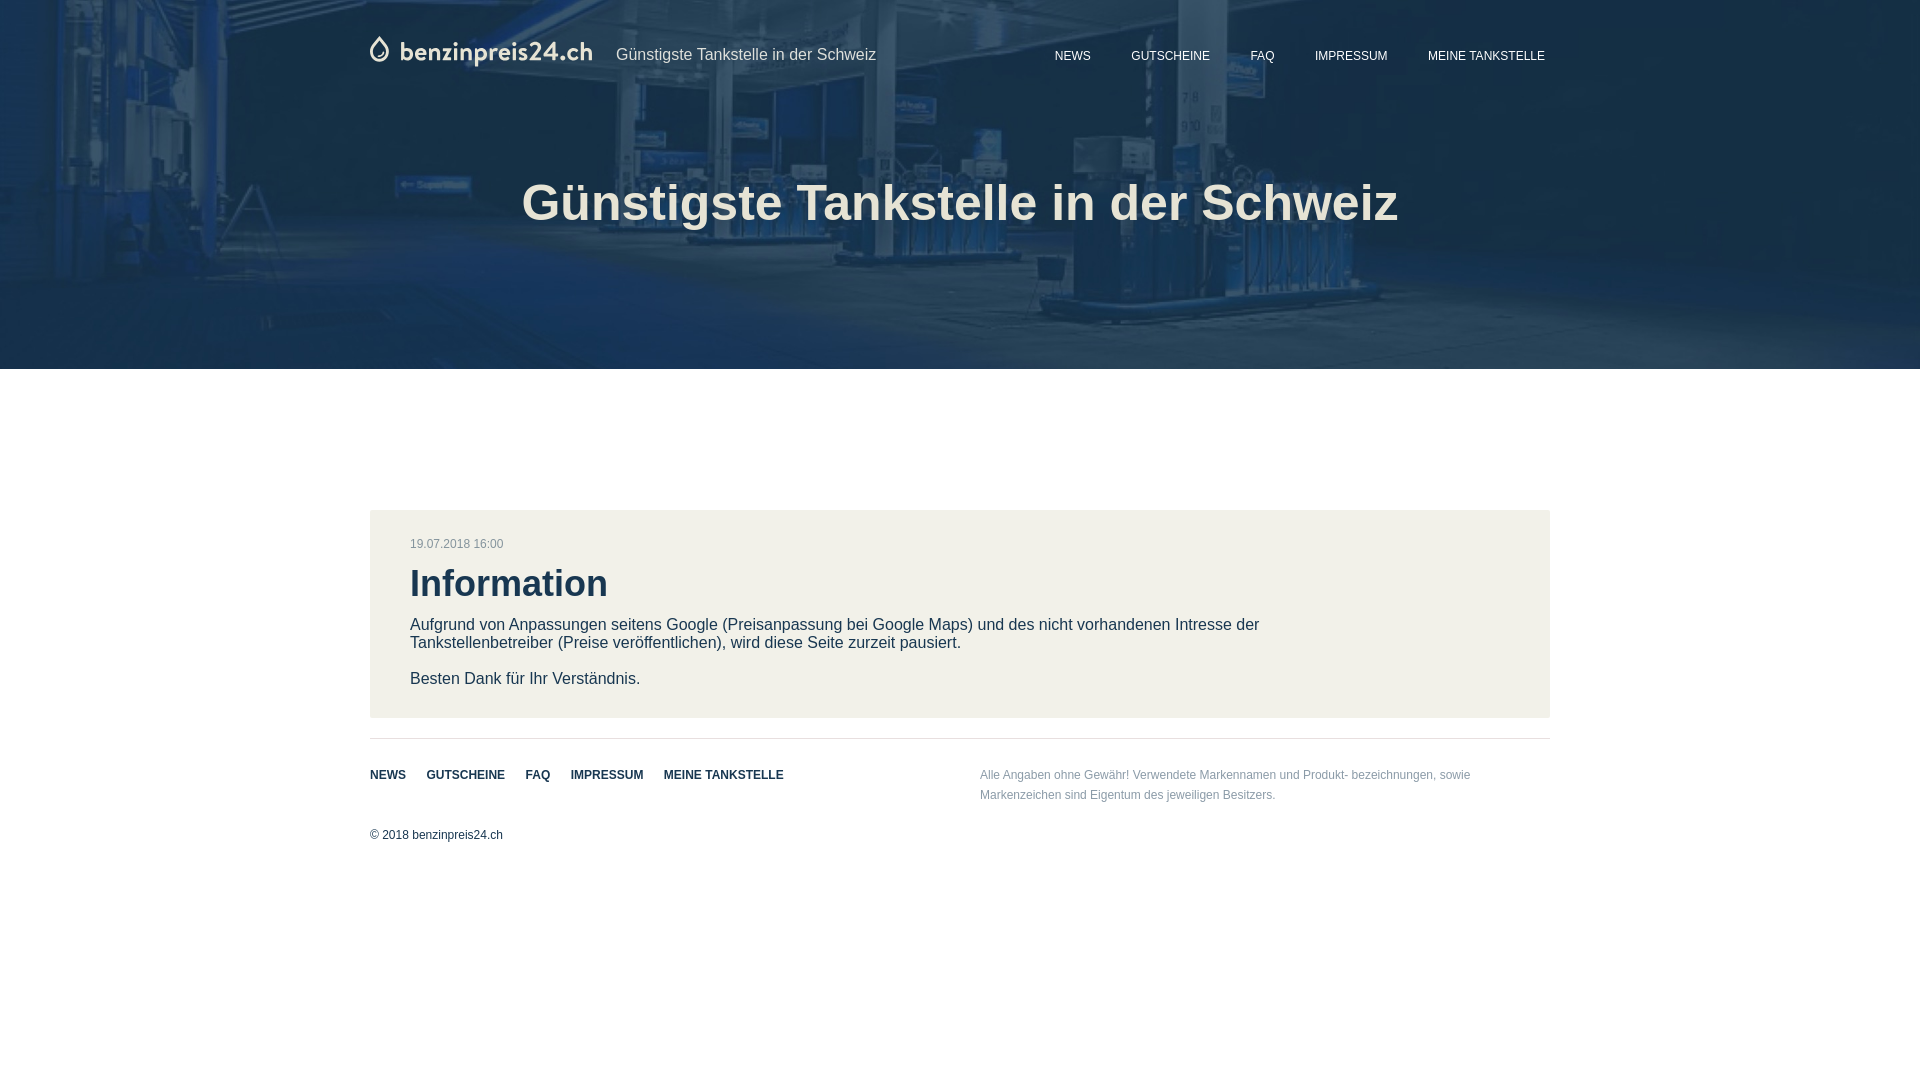  Describe the element at coordinates (538, 774) in the screenshot. I see `'FAQ'` at that location.